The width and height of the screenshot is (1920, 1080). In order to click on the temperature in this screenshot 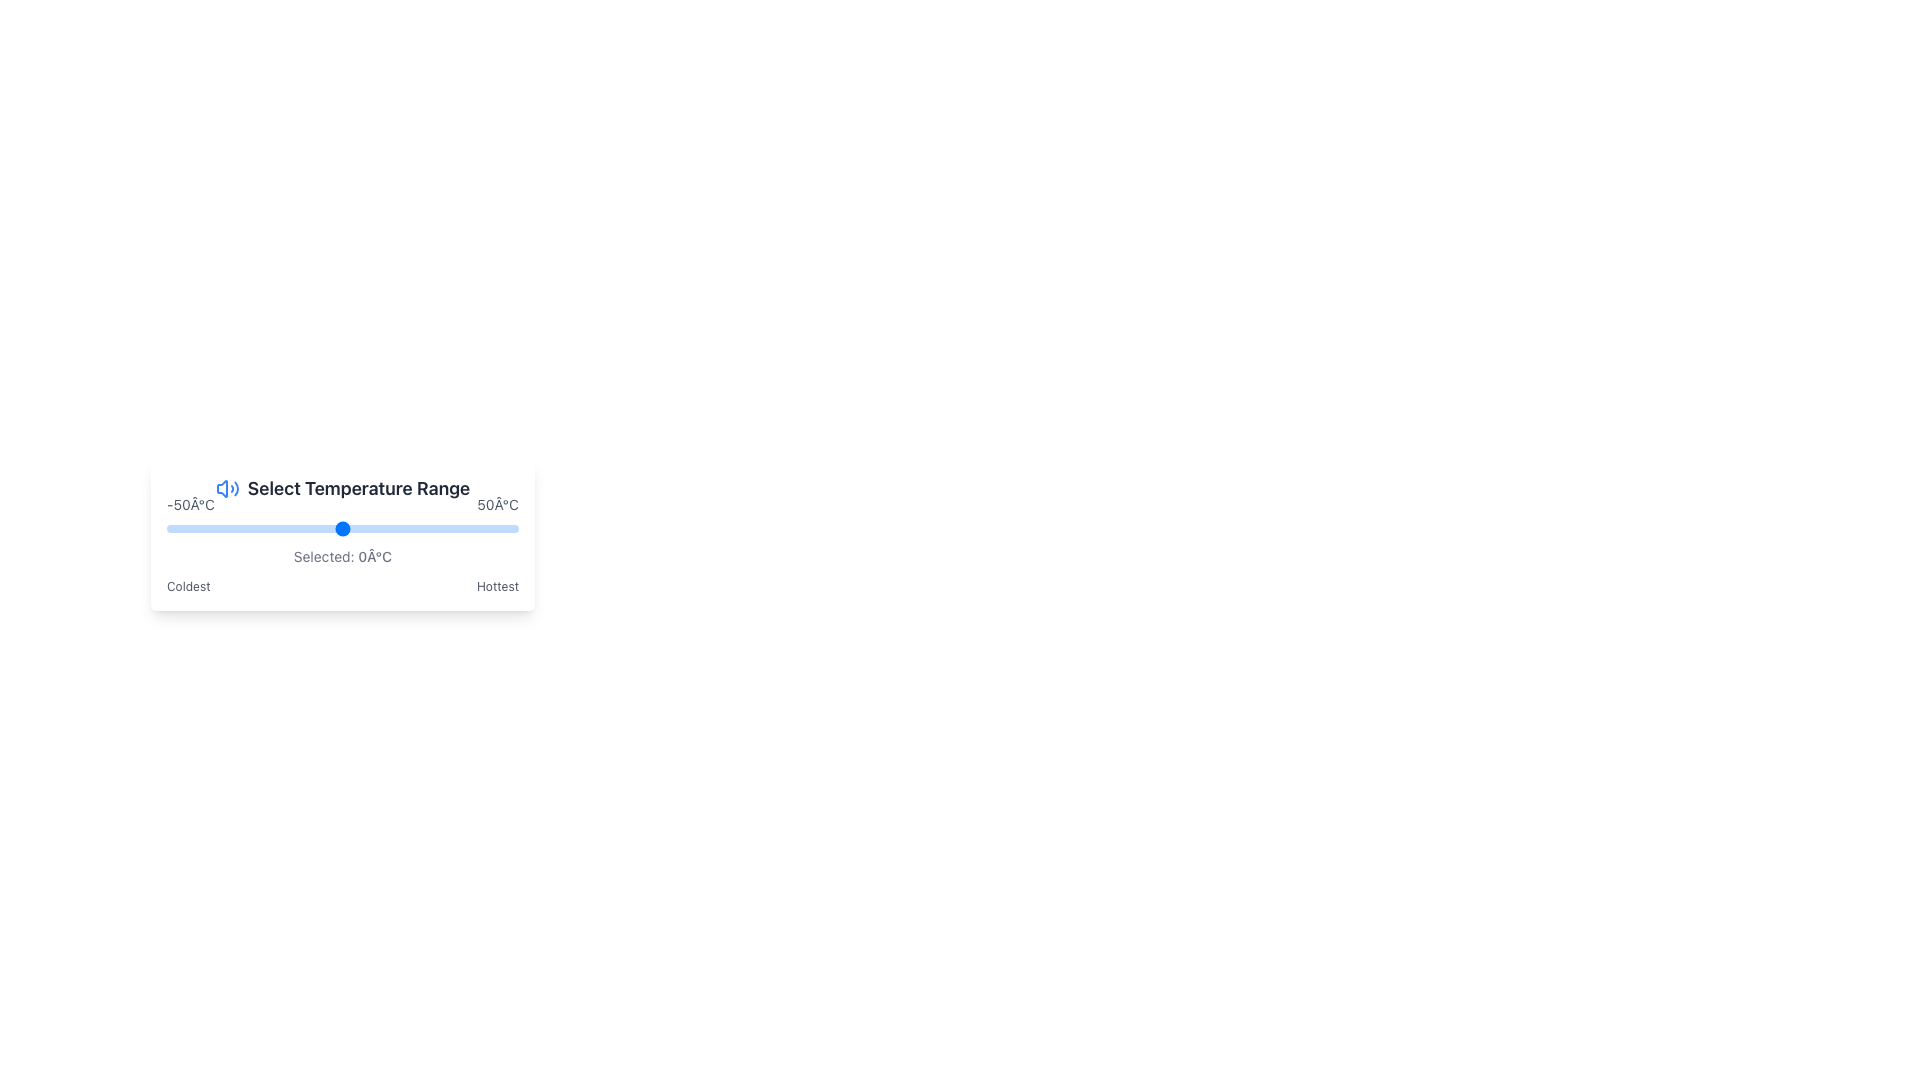, I will do `click(219, 527)`.